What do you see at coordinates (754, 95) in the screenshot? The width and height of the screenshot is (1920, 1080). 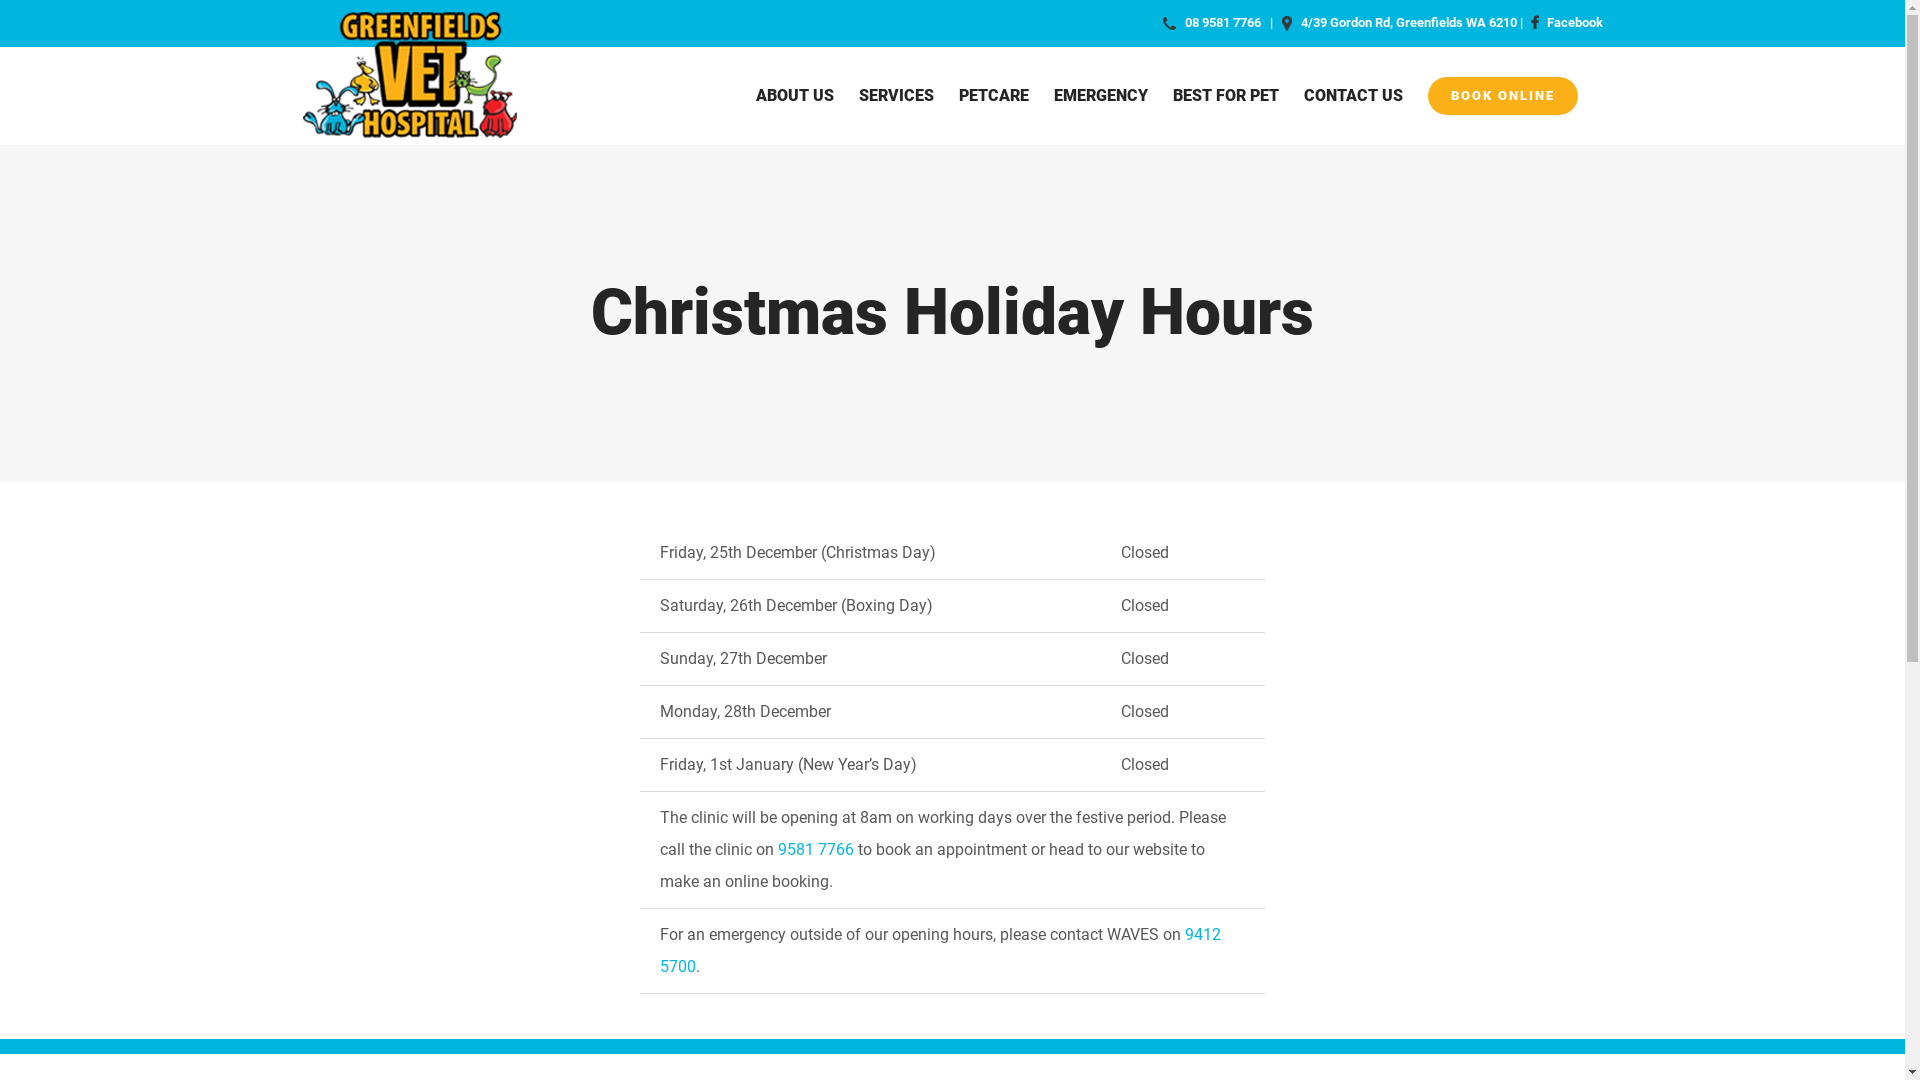 I see `'ABOUT US'` at bounding box center [754, 95].